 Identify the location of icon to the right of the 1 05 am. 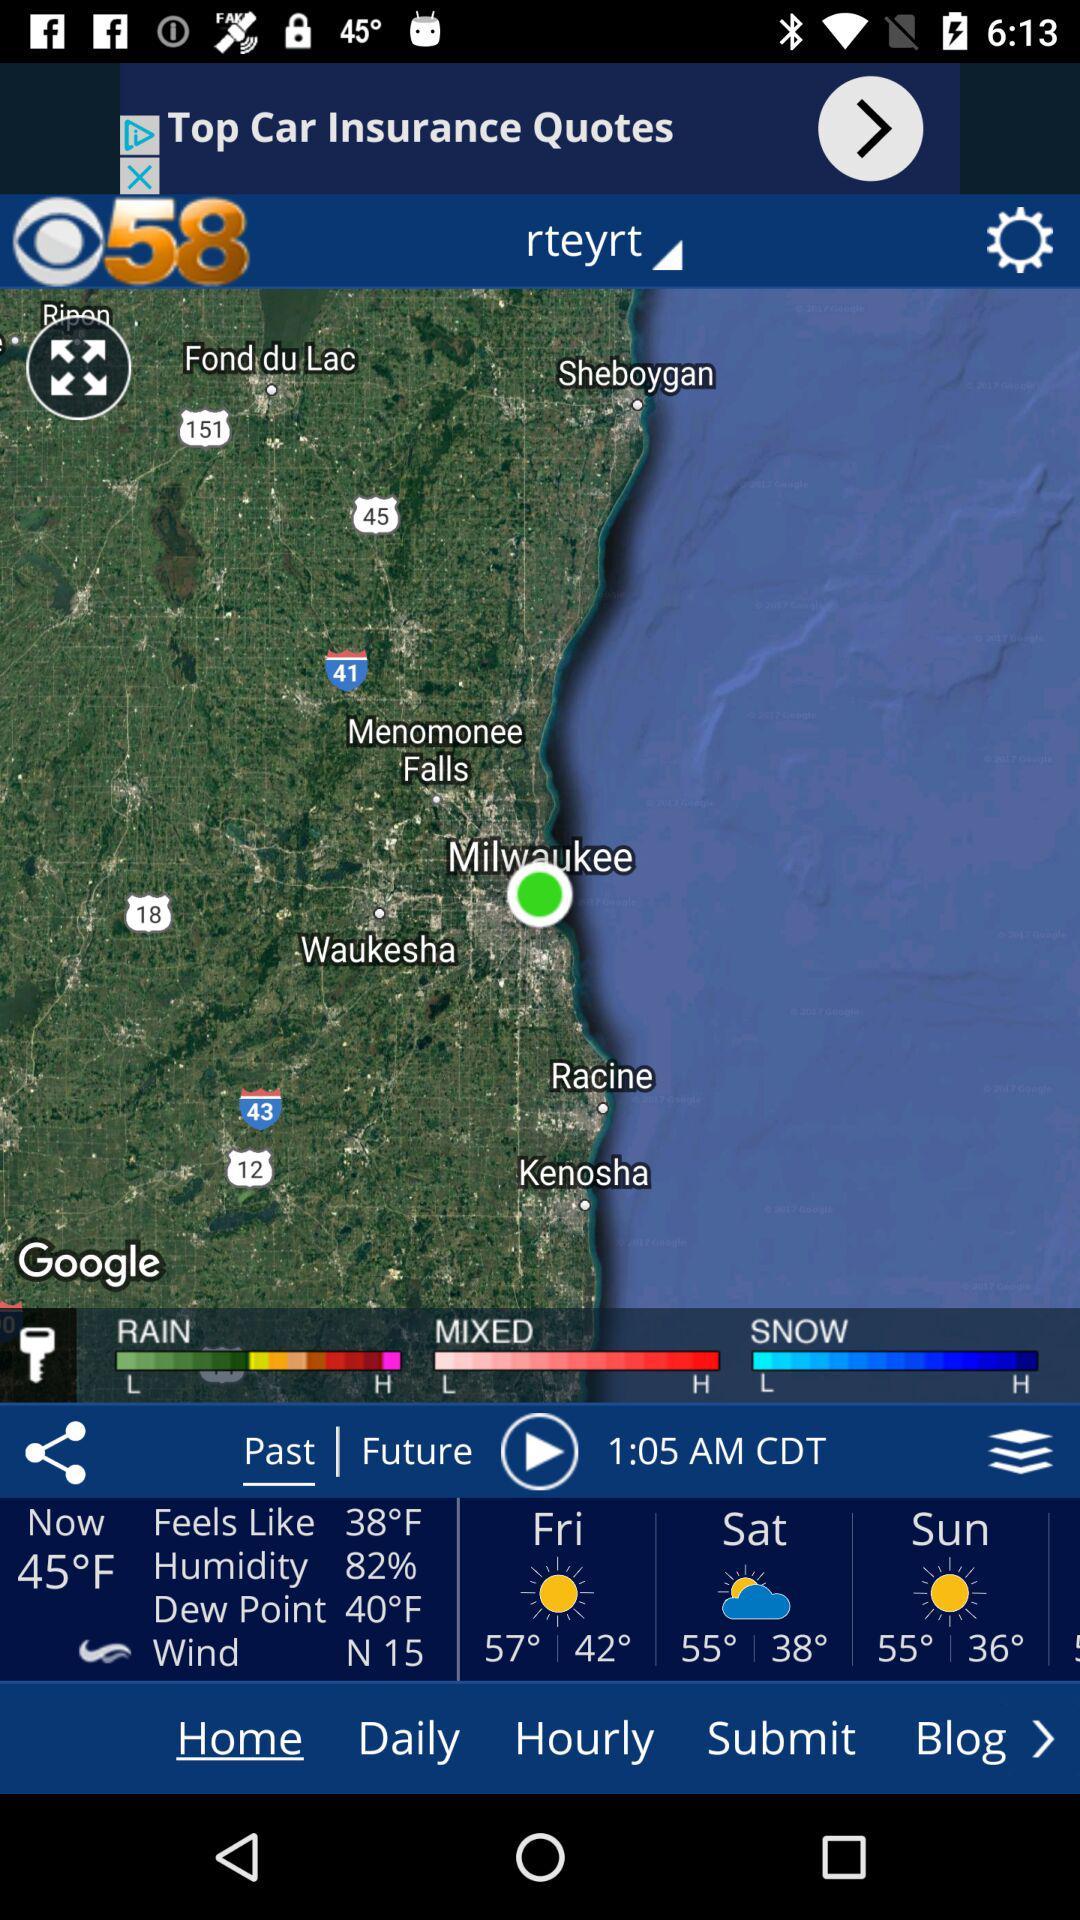
(1020, 1451).